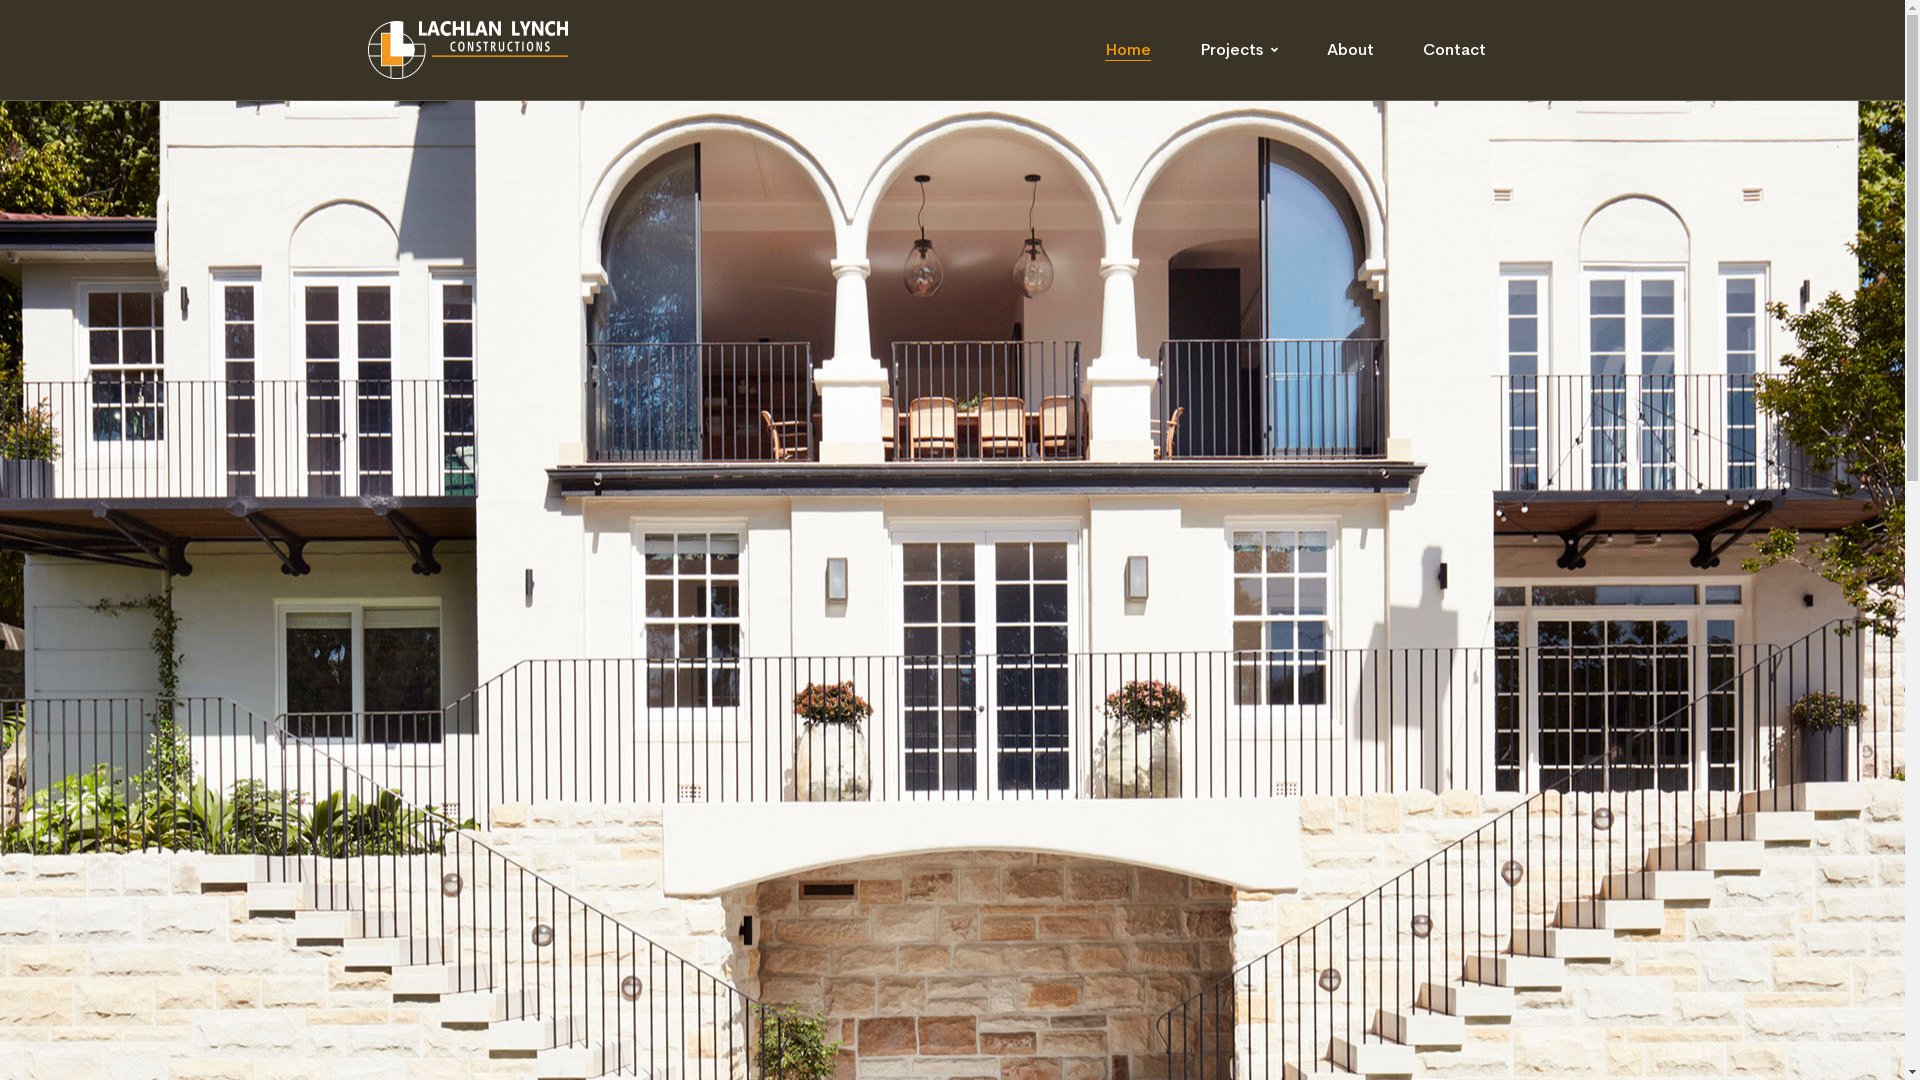 The height and width of the screenshot is (1080, 1920). I want to click on 'Projects', so click(1237, 49).